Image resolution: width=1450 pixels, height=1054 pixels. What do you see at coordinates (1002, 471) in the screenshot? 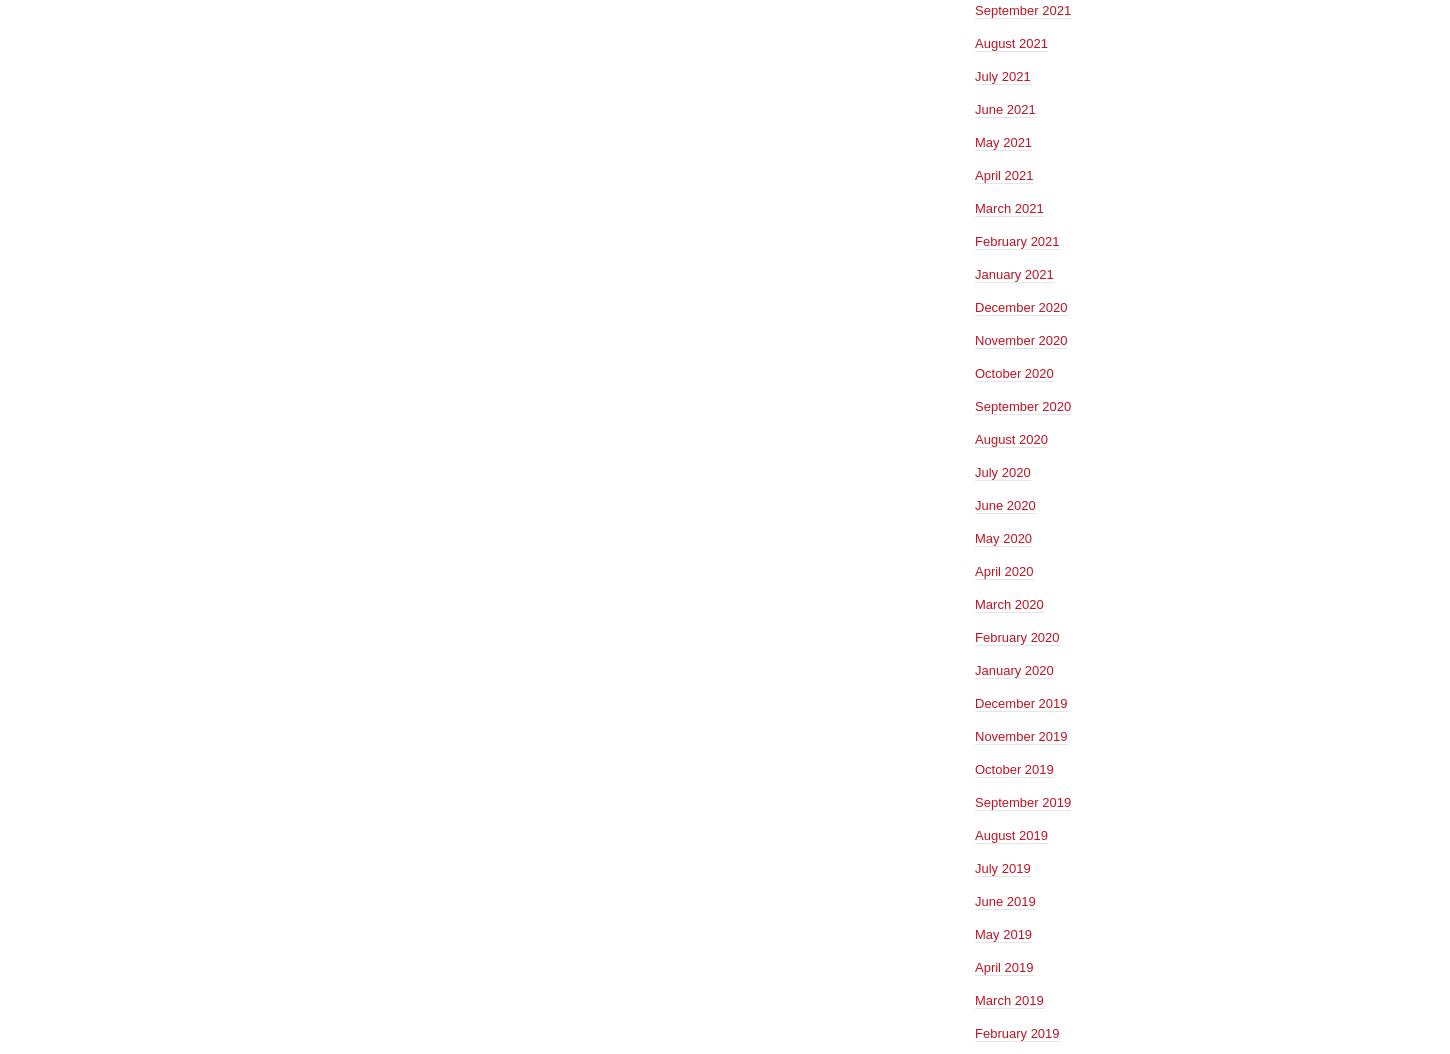
I see `'July 2020'` at bounding box center [1002, 471].